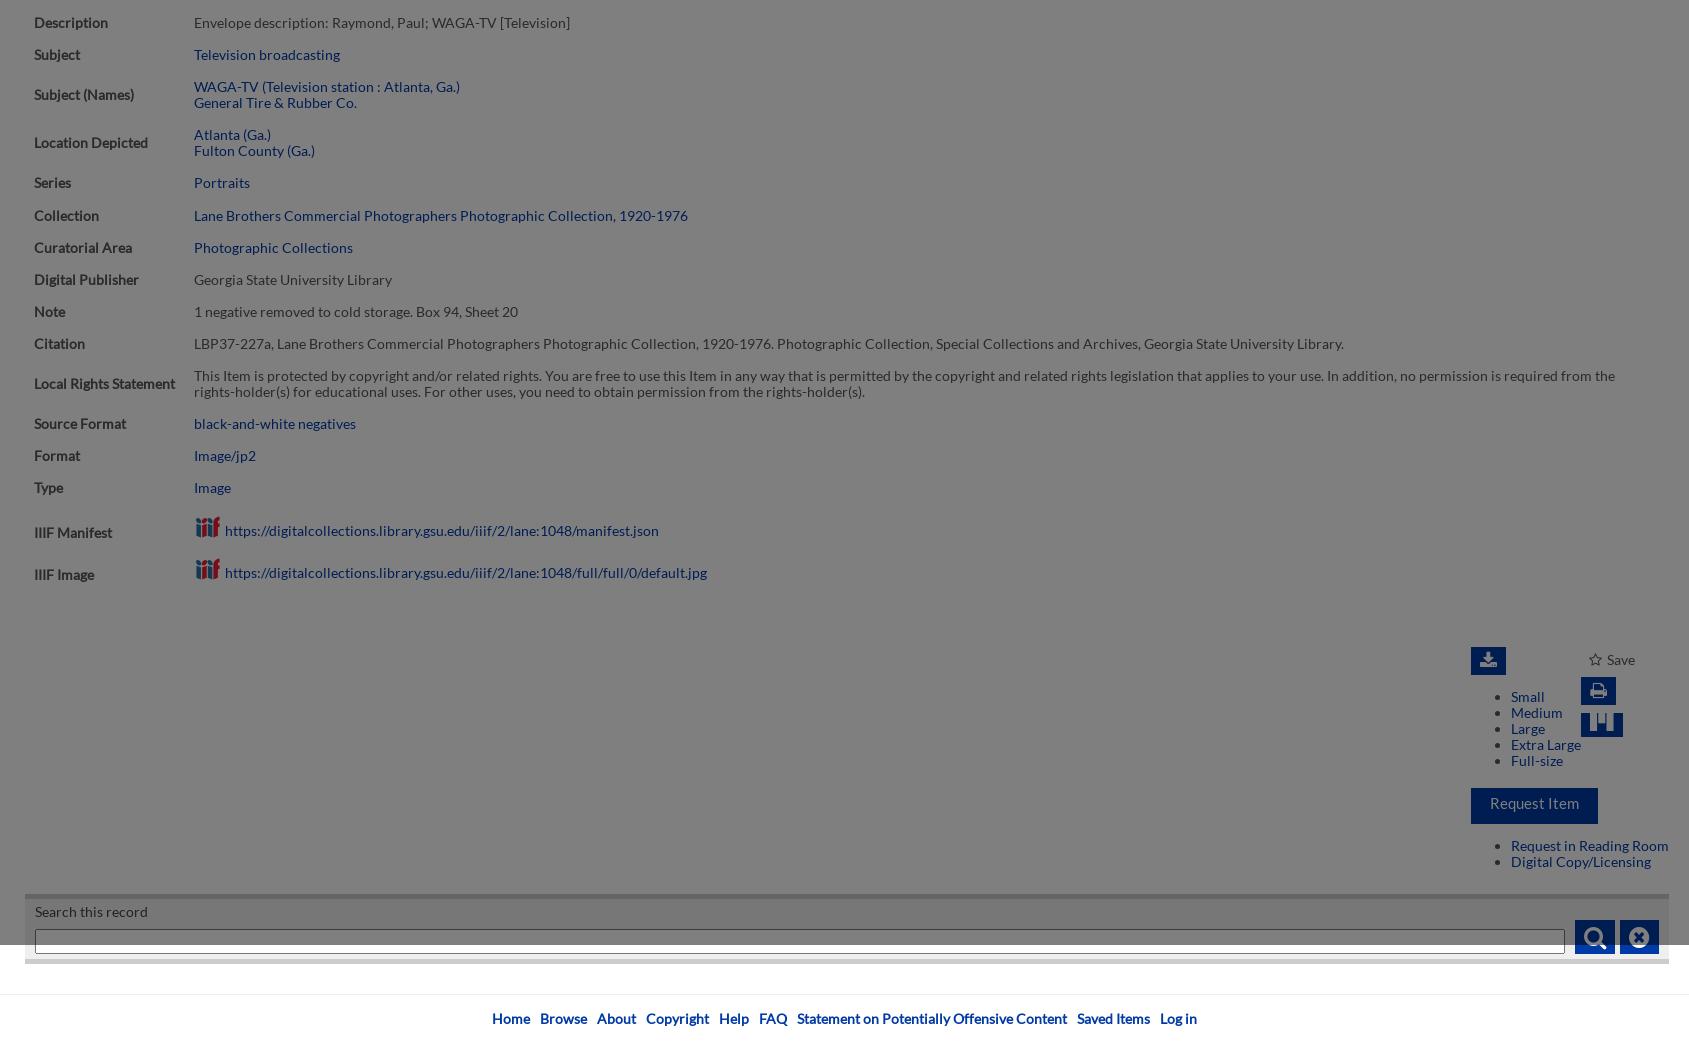 Image resolution: width=1689 pixels, height=1055 pixels. I want to click on 'FAQ', so click(758, 1017).